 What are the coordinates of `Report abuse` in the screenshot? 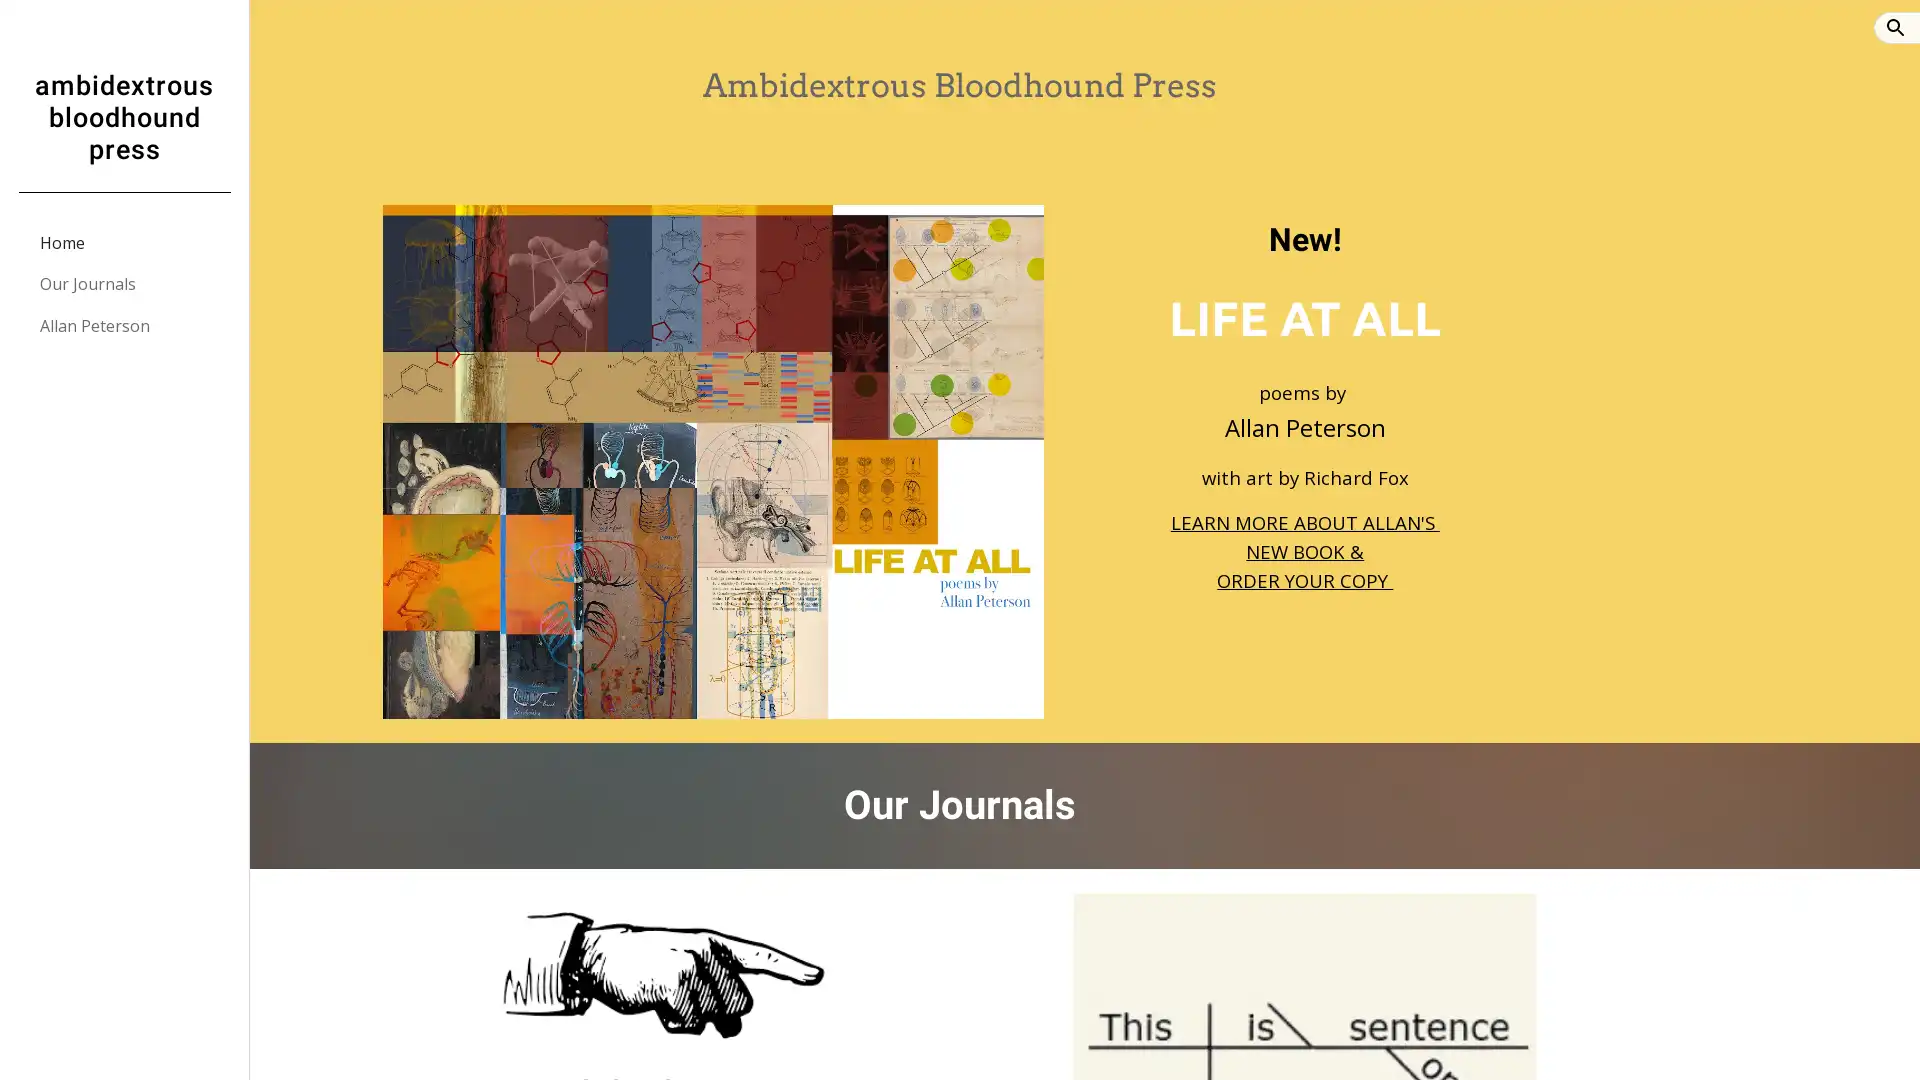 It's located at (491, 1044).